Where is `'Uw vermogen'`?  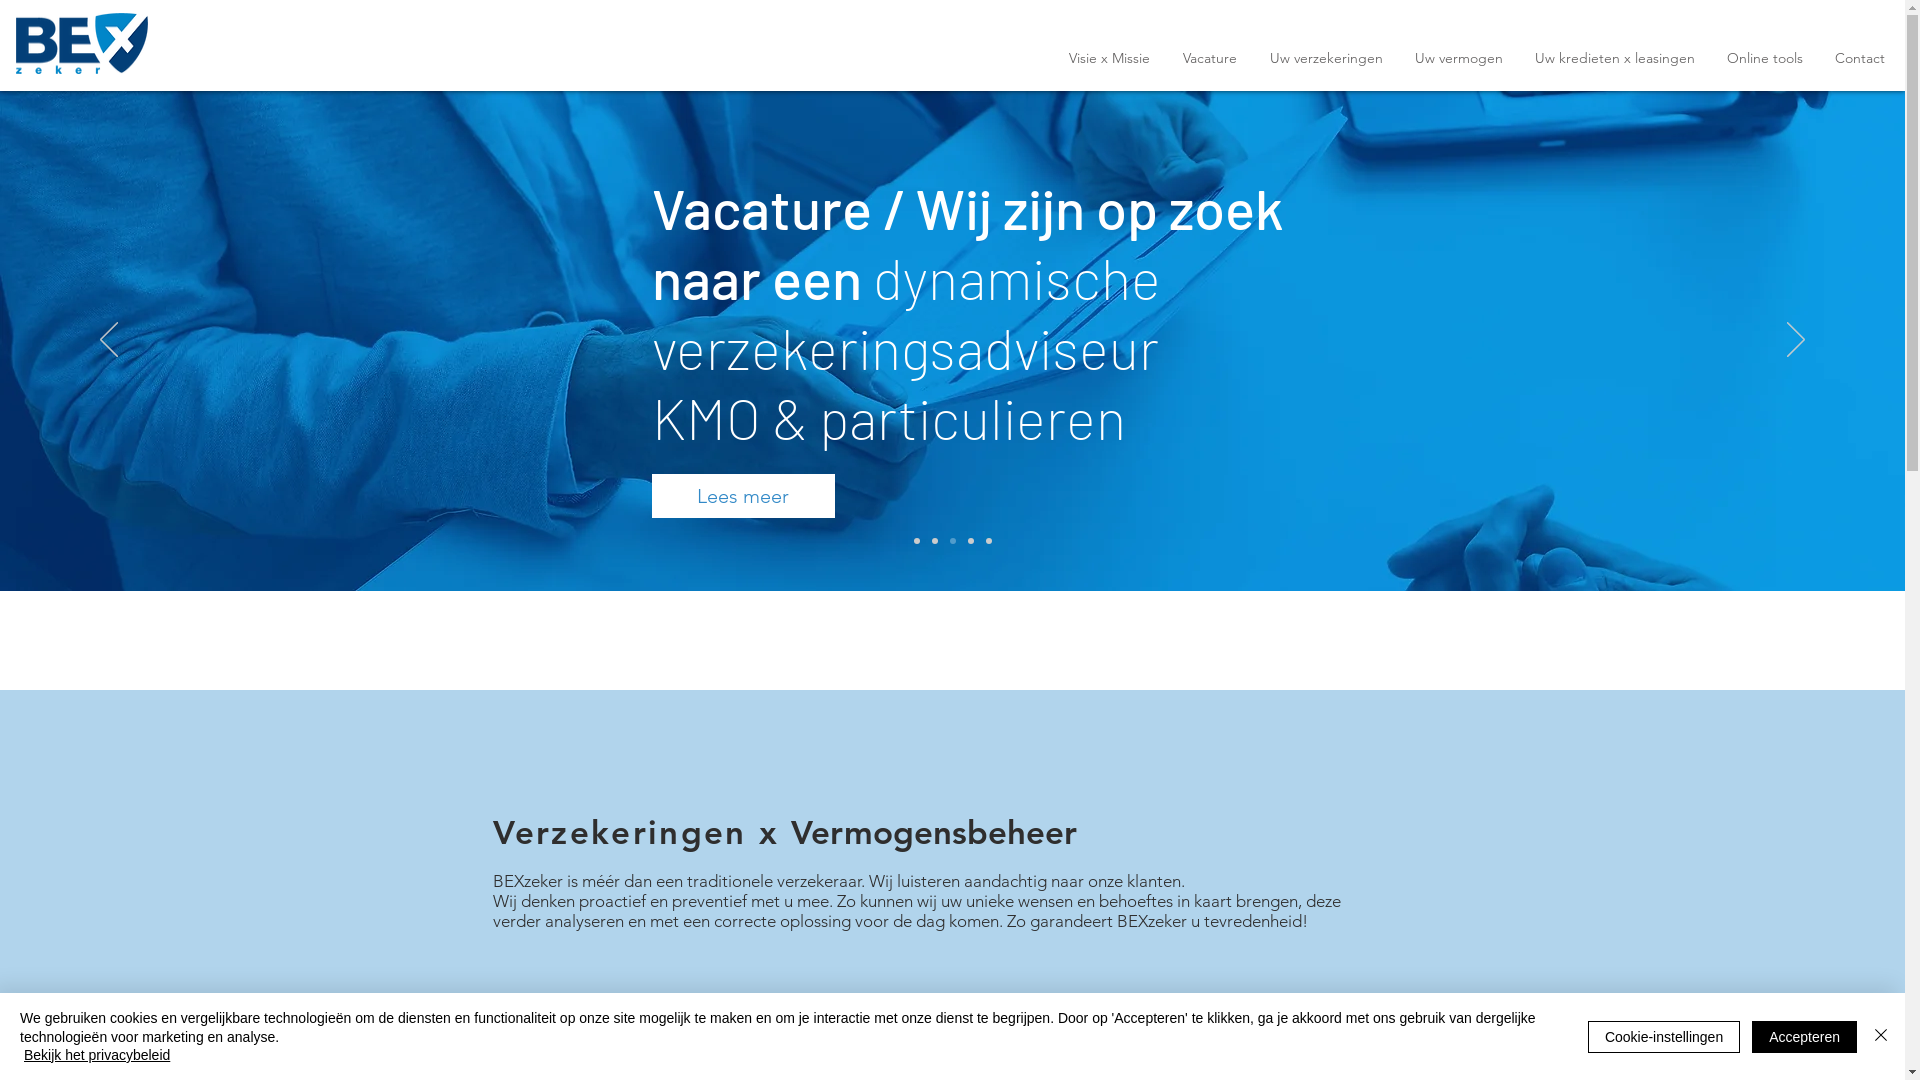 'Uw vermogen' is located at coordinates (1397, 57).